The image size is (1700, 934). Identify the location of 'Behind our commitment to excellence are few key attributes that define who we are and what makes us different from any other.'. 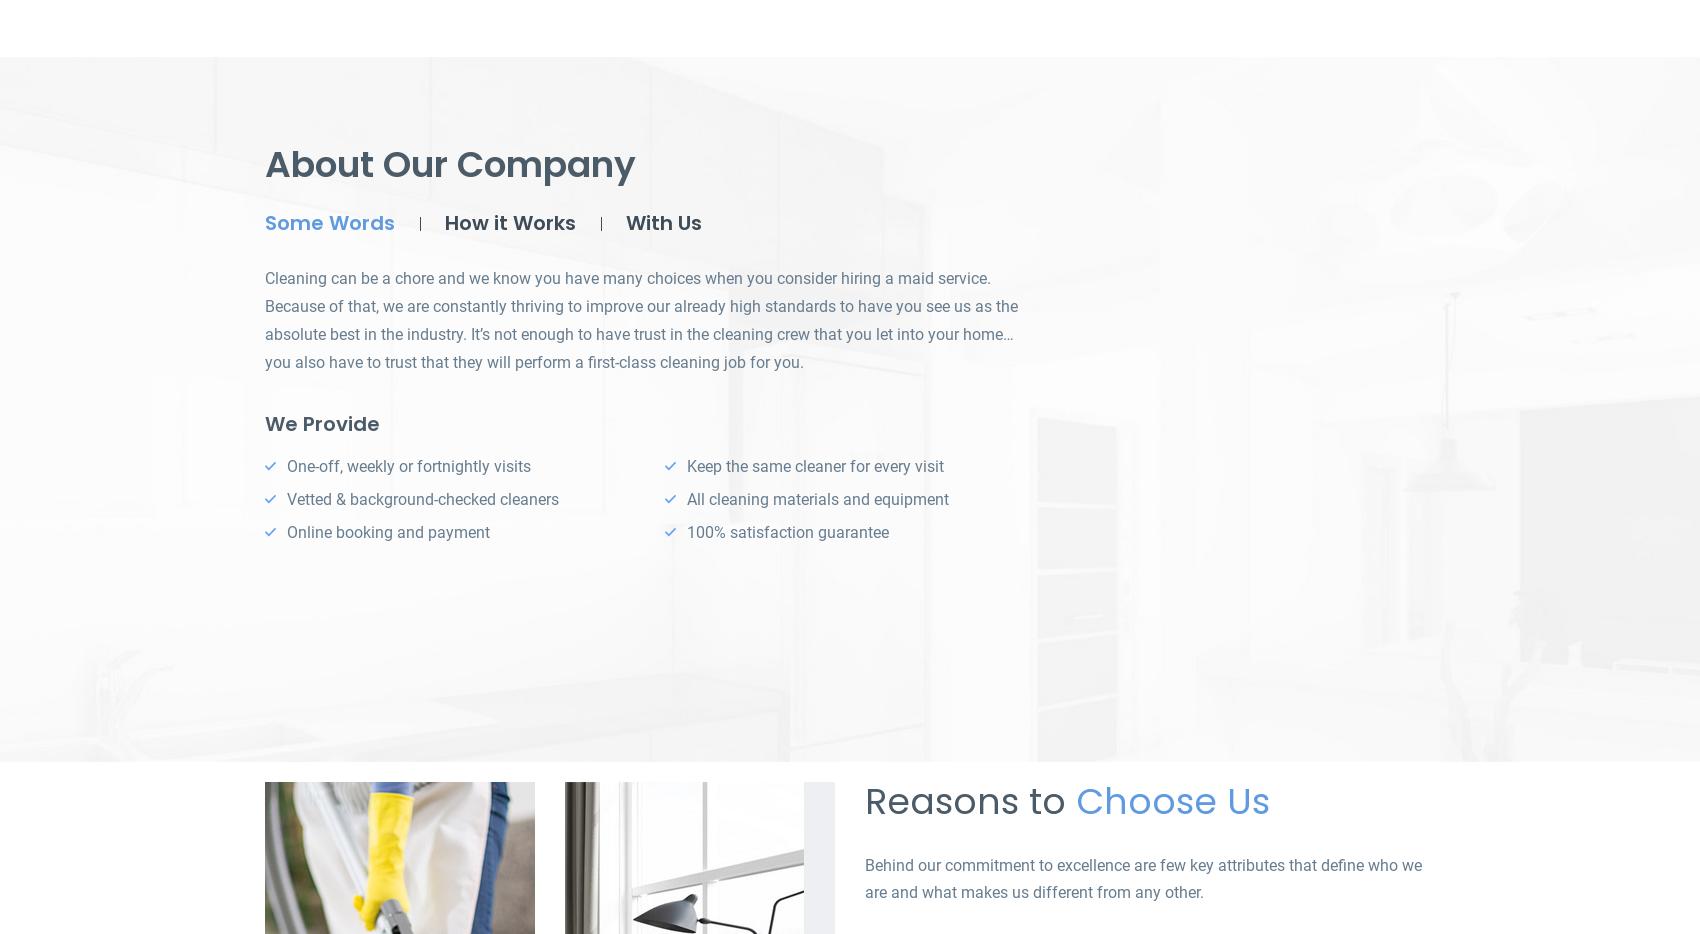
(864, 877).